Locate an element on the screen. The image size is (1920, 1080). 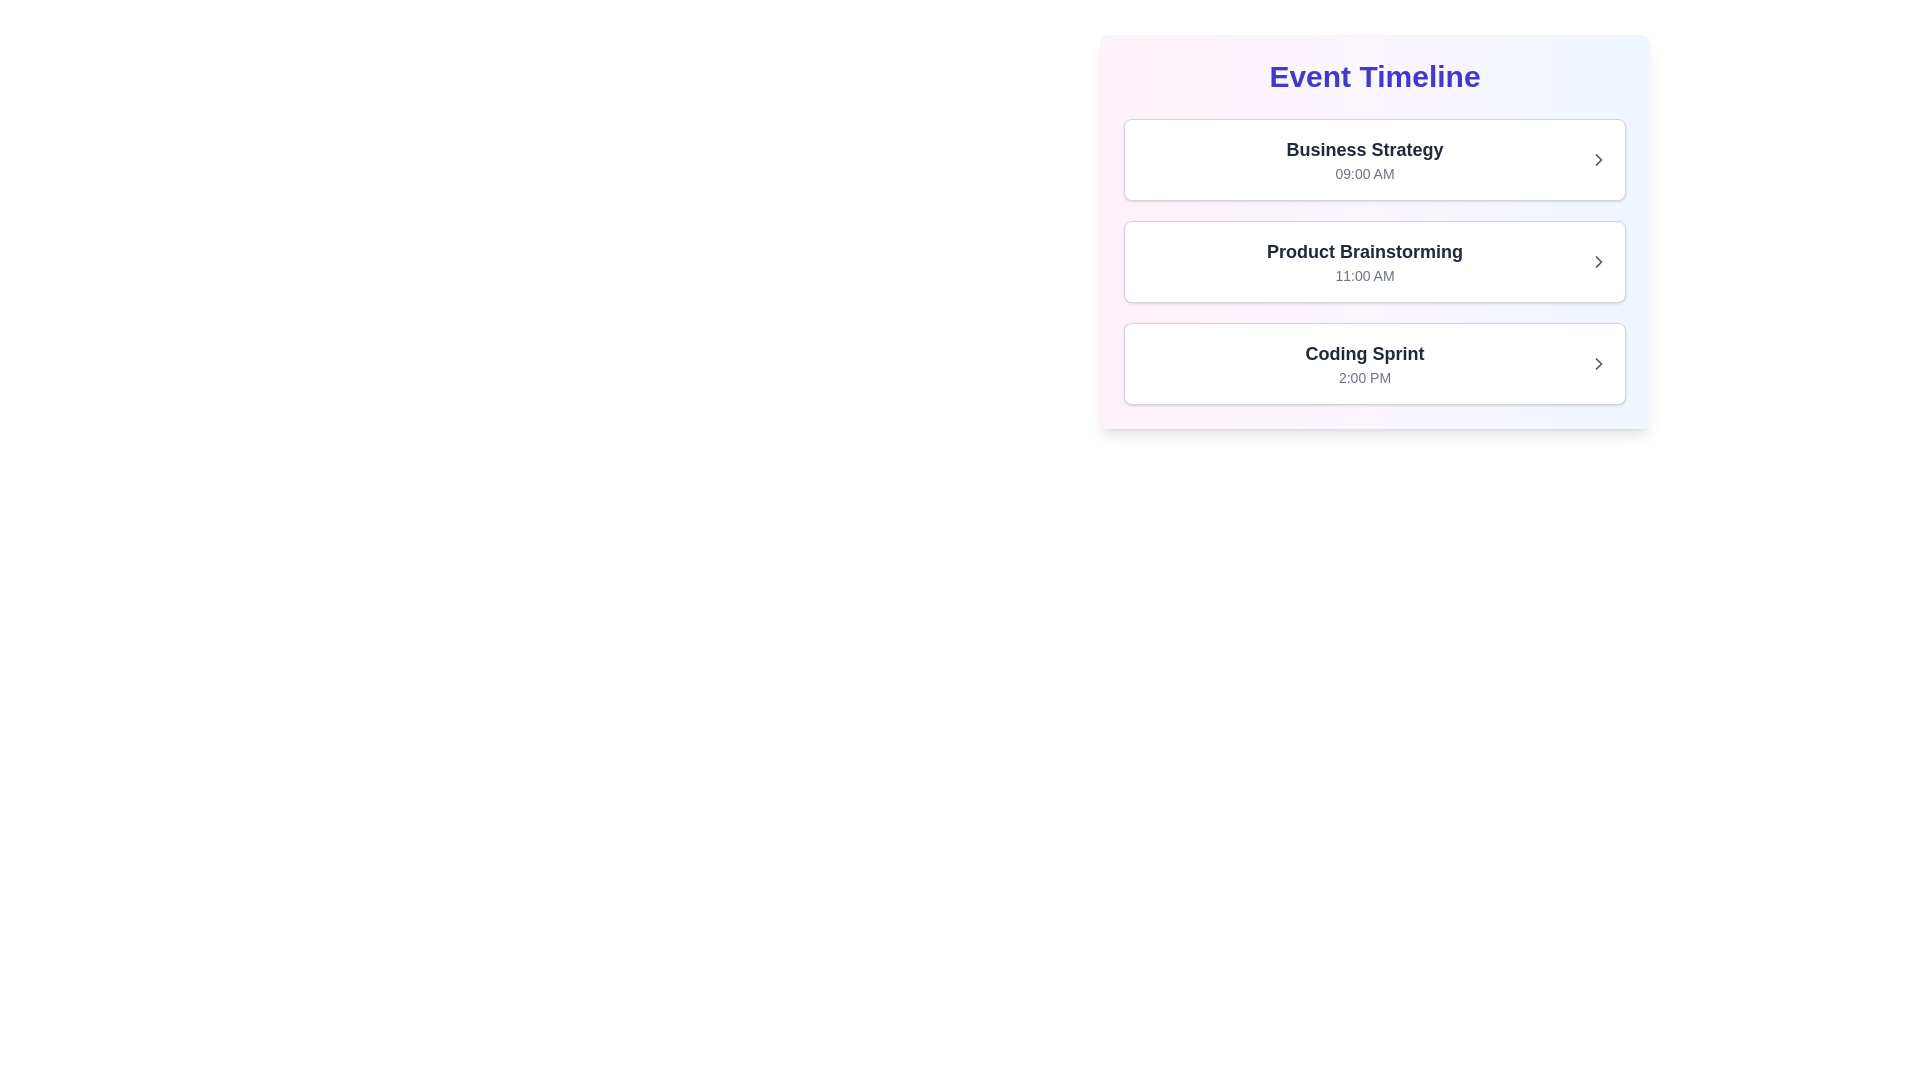
the 'Business Strategy' text label, which is styled in bold and larger font, located at the top of the events list in a bordered card section is located at coordinates (1363, 149).